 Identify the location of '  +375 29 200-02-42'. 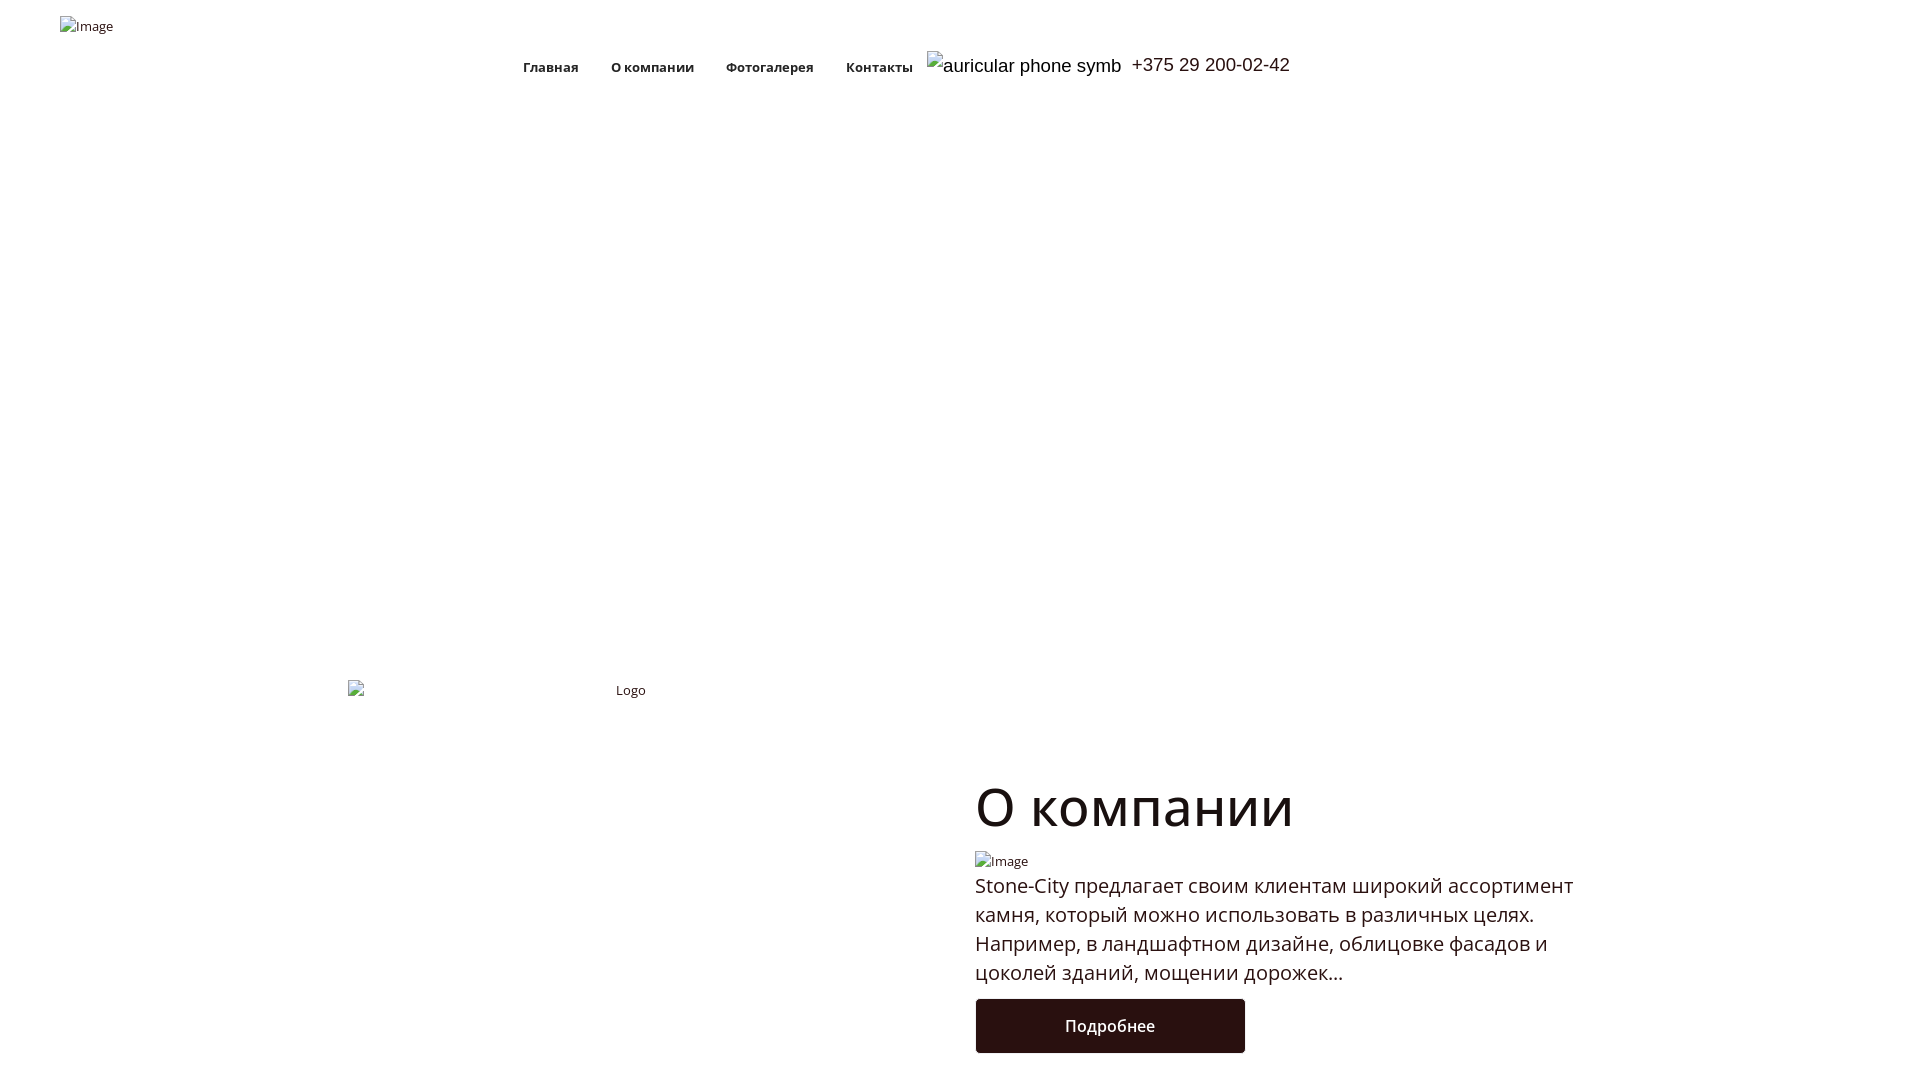
(1107, 65).